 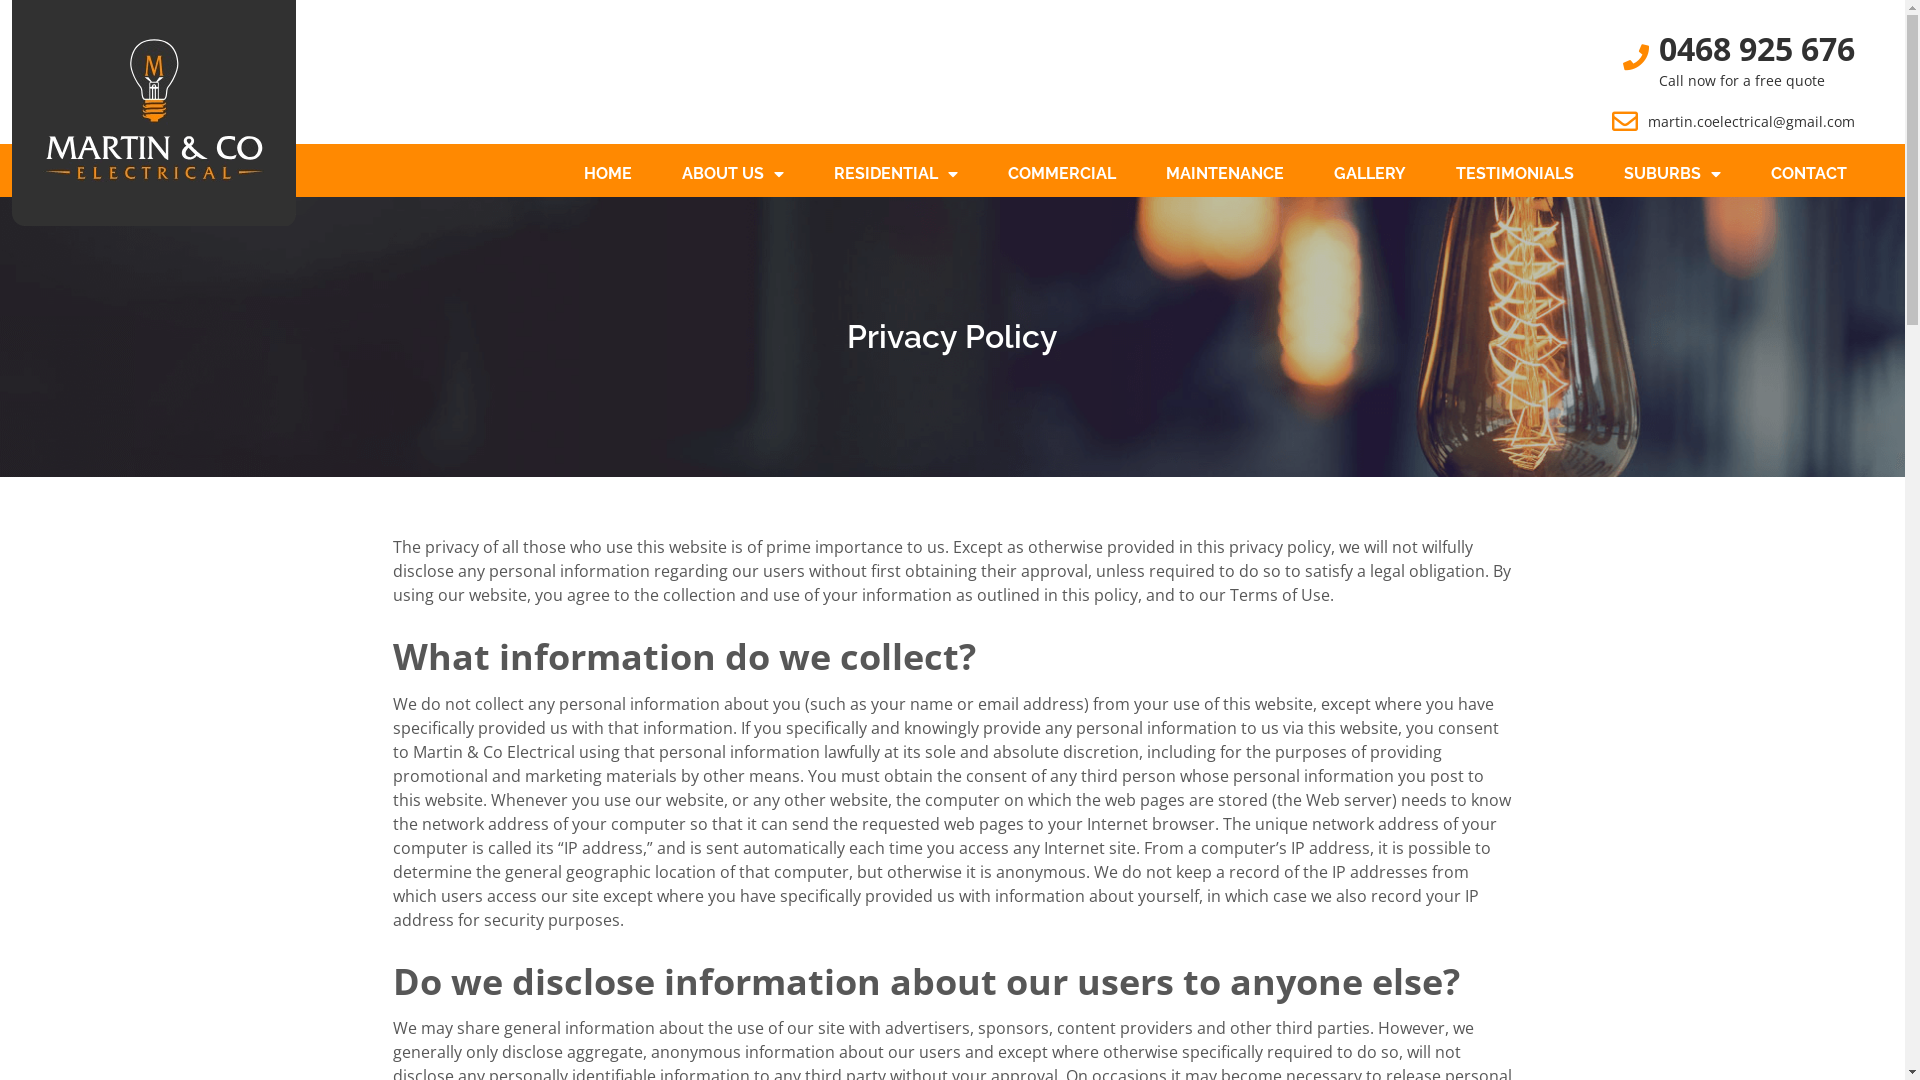 What do you see at coordinates (1809, 172) in the screenshot?
I see `'CONTACT'` at bounding box center [1809, 172].